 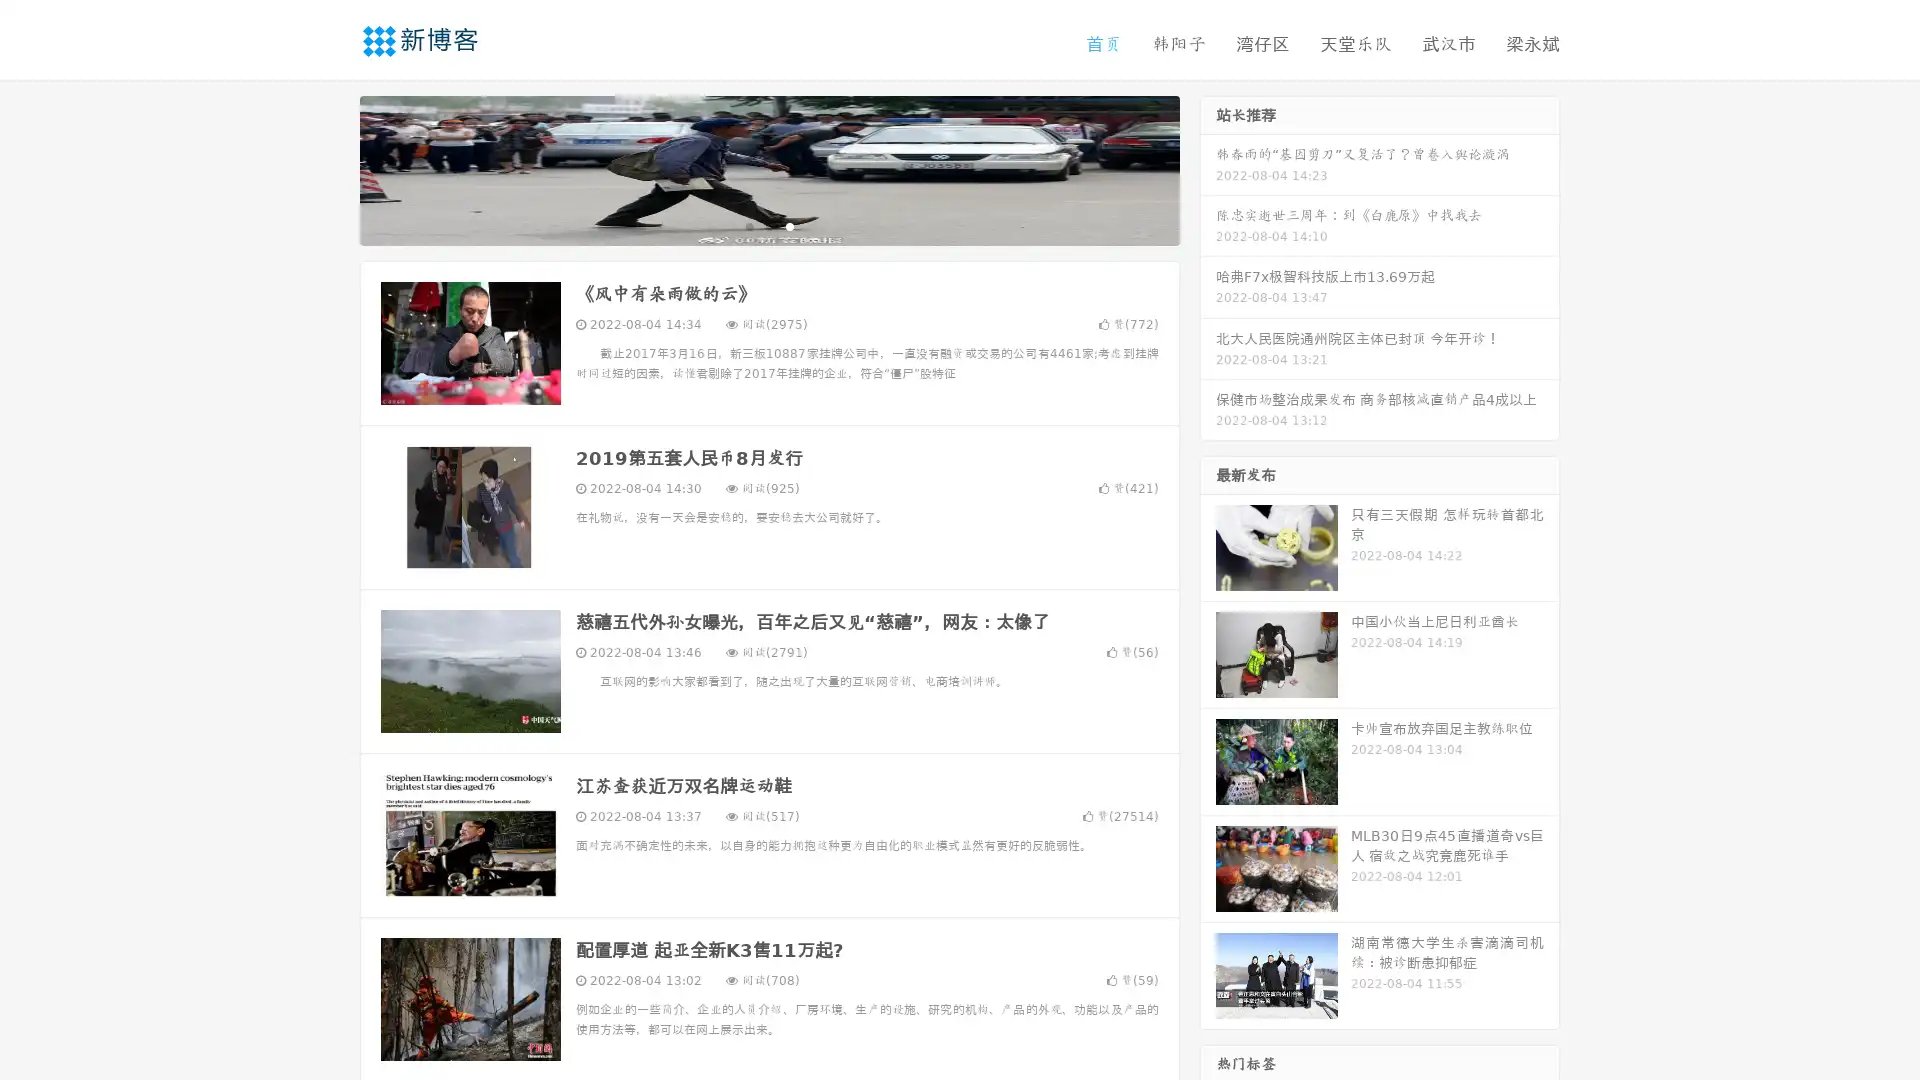 I want to click on Go to slide 2, so click(x=768, y=225).